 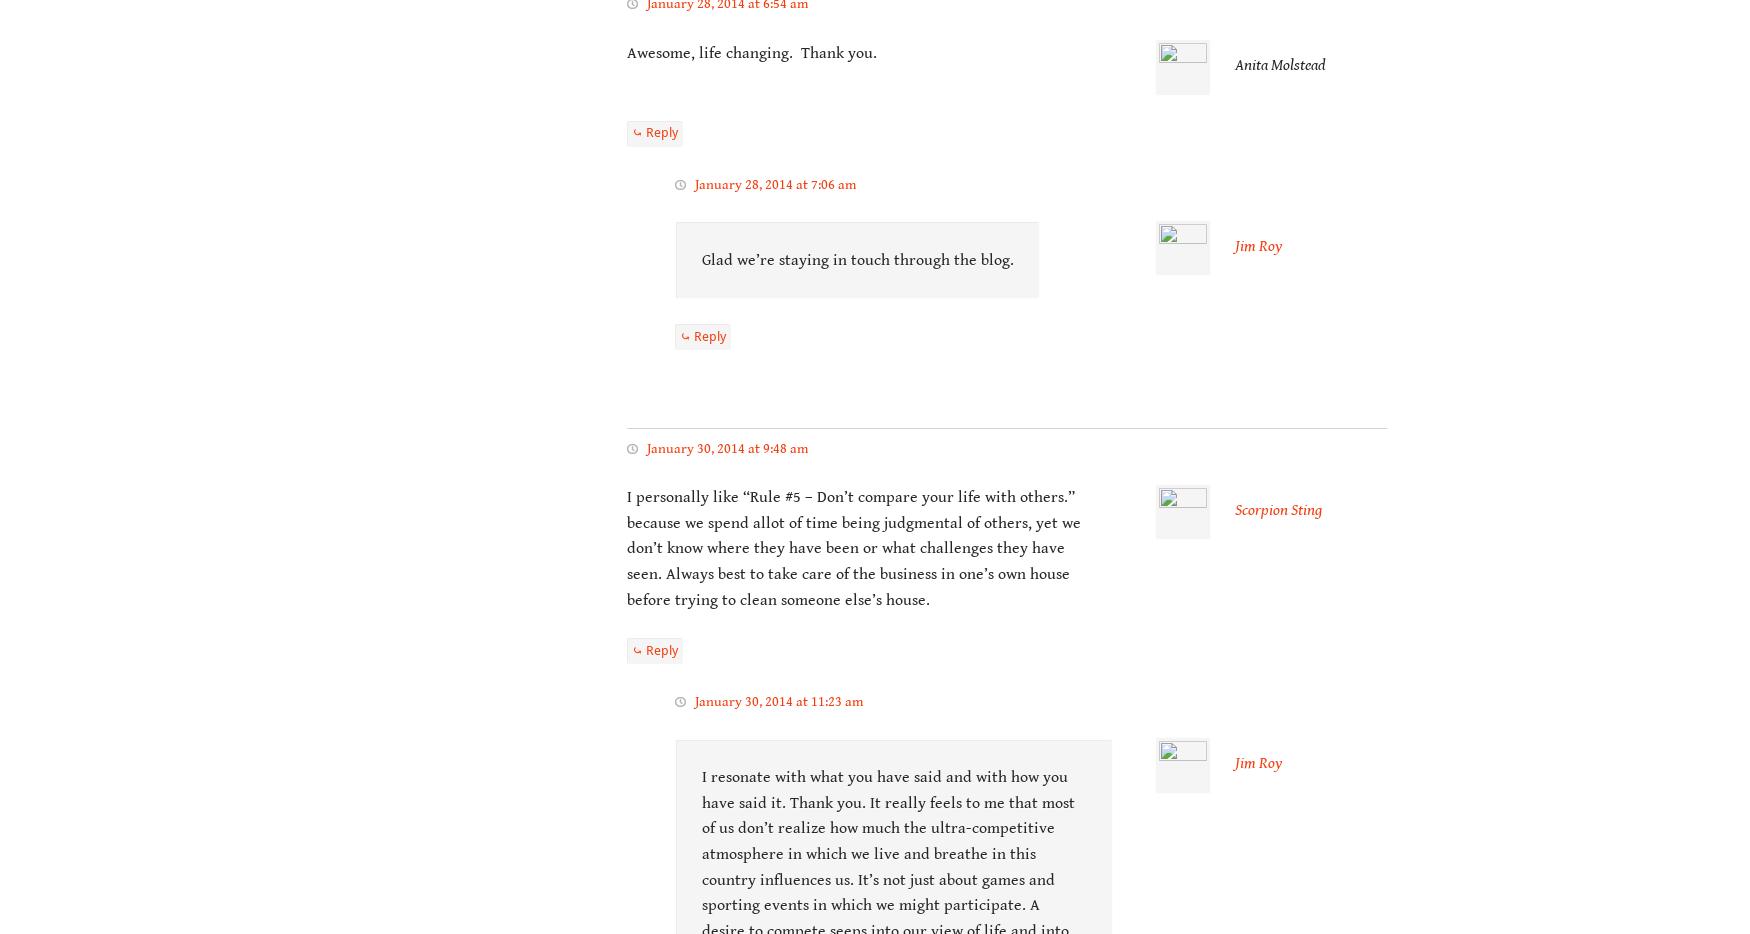 I want to click on 'January 30, 2014 at 9:48 am', so click(x=726, y=448).